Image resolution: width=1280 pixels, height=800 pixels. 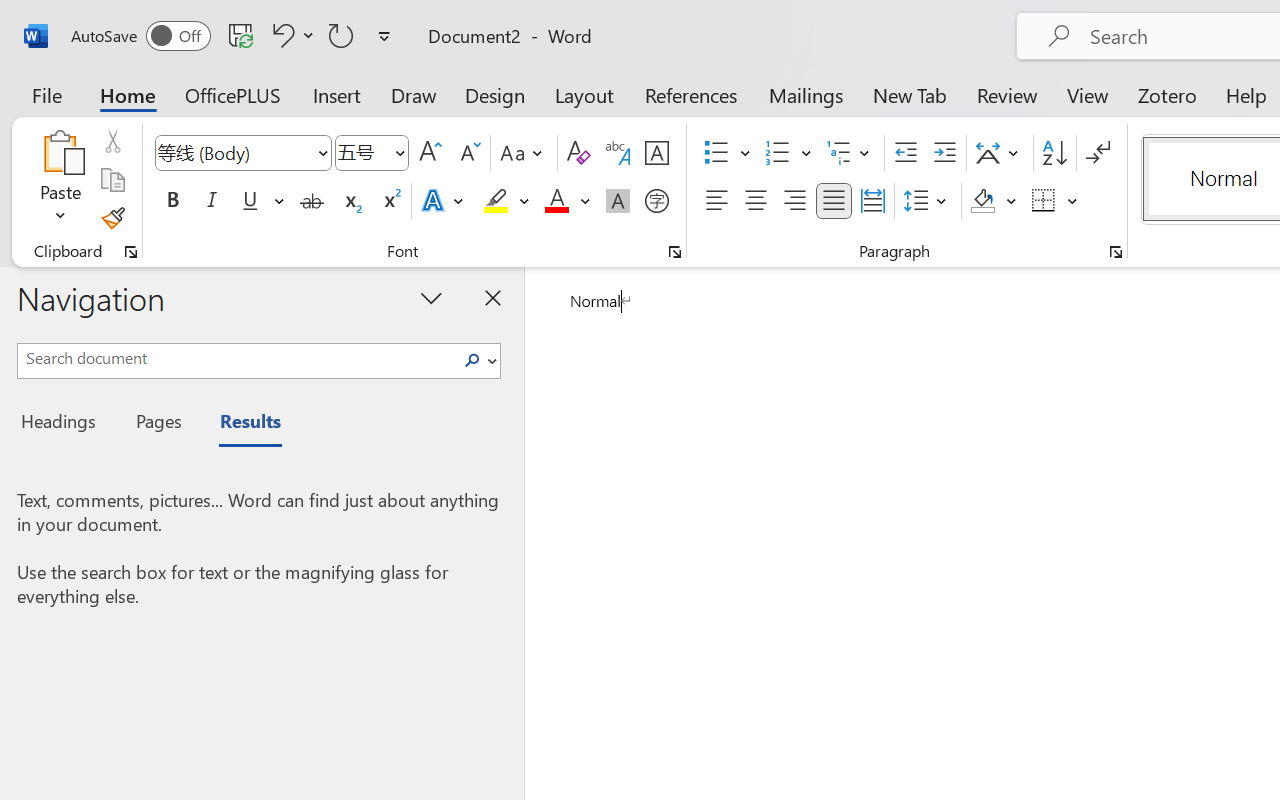 What do you see at coordinates (337, 94) in the screenshot?
I see `'Insert'` at bounding box center [337, 94].